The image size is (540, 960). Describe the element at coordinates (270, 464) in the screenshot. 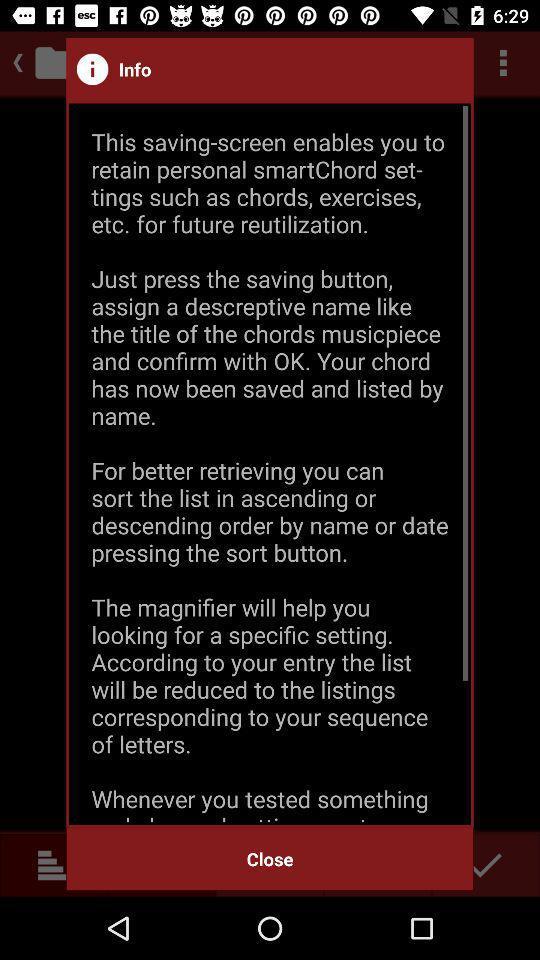

I see `the item above close` at that location.